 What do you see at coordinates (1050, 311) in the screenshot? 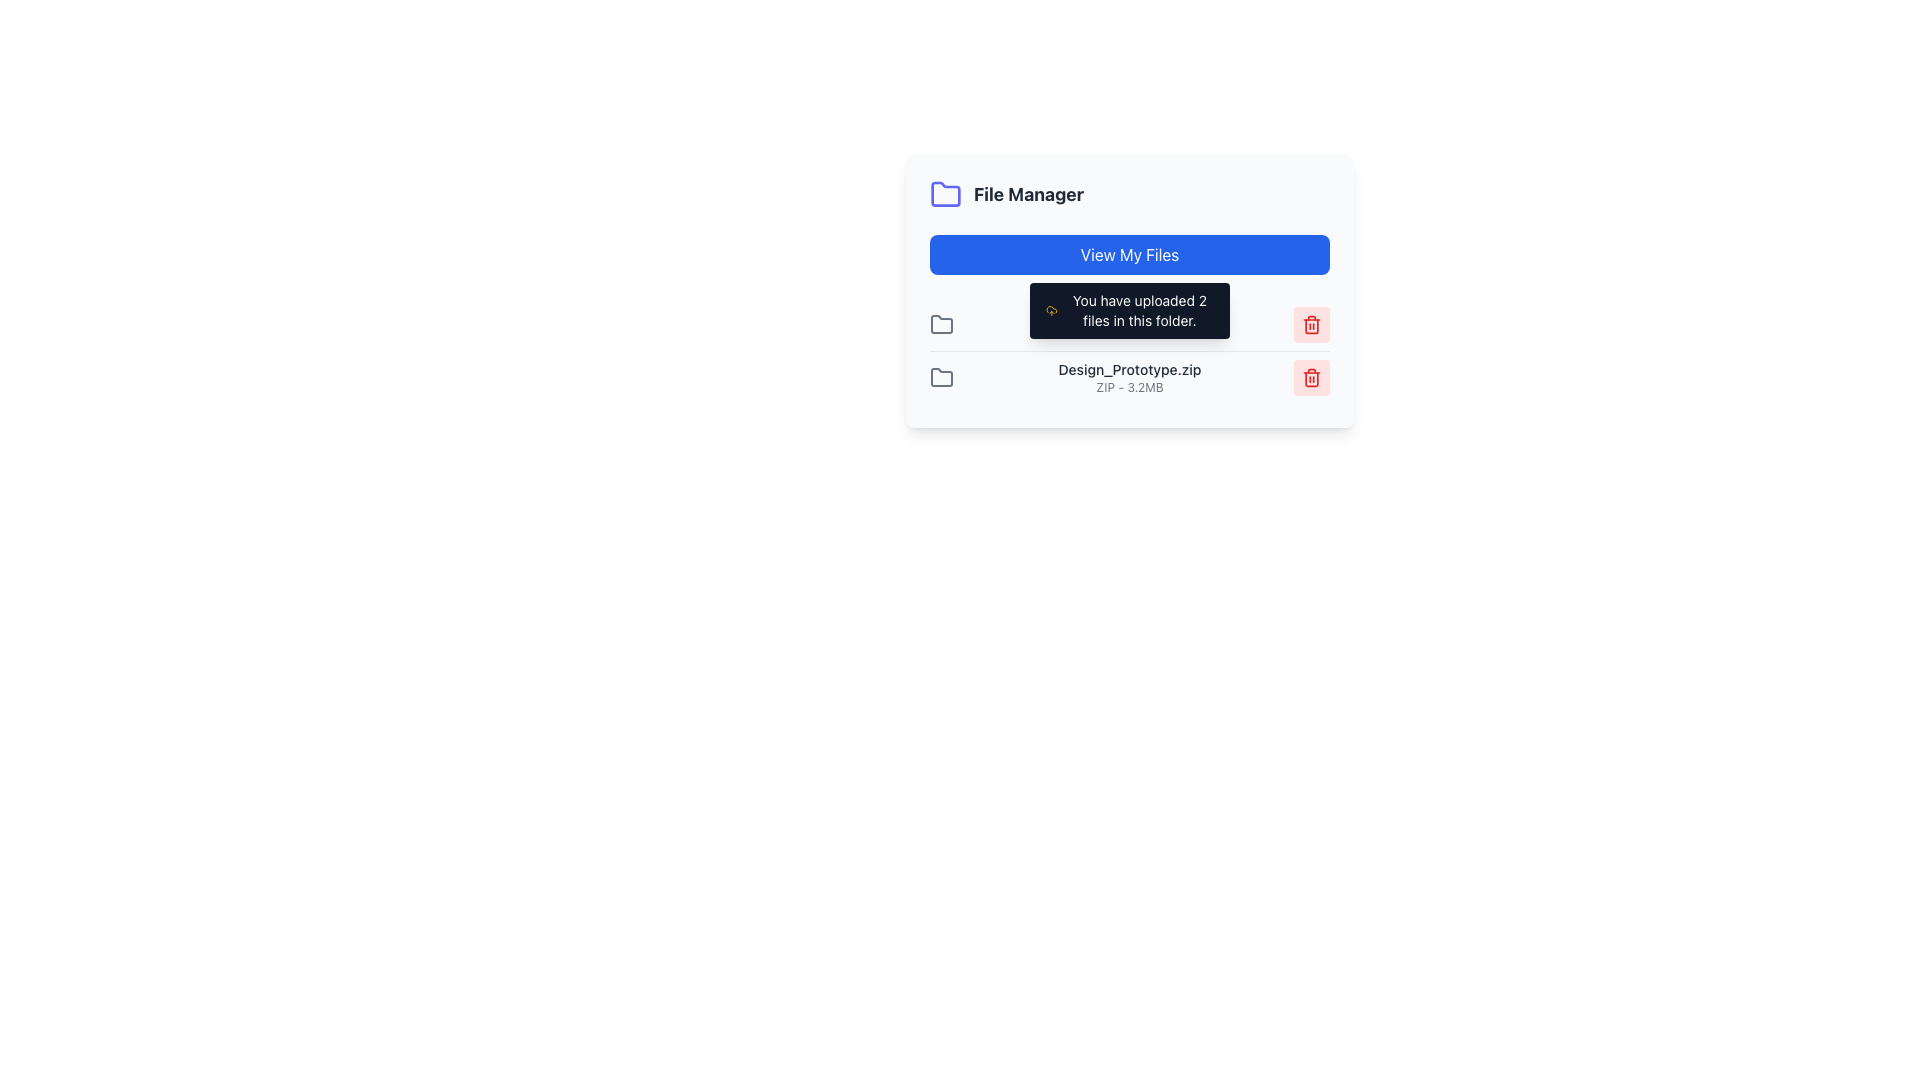
I see `the upload icon located to the left of the text 'You have uploaded 2 files in this folder.' in the upper half of the main card` at bounding box center [1050, 311].